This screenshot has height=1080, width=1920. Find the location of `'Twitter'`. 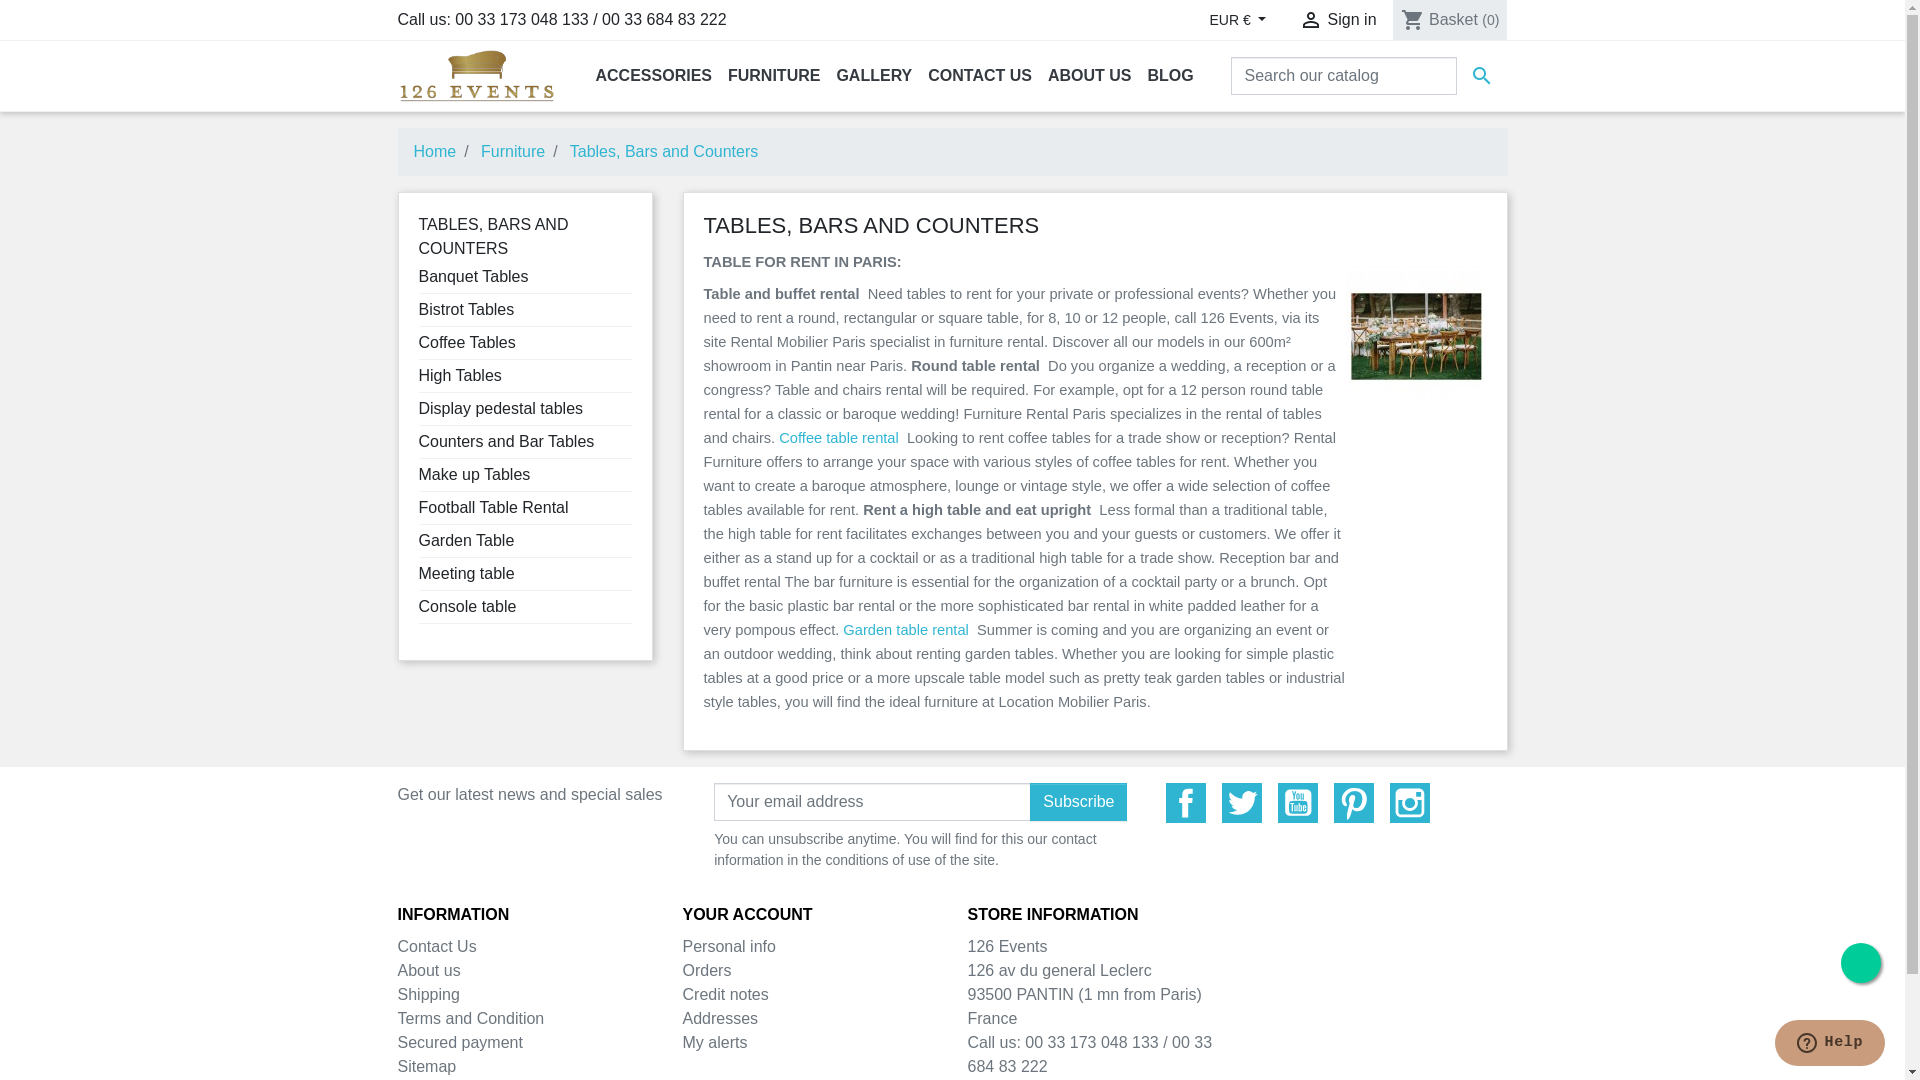

'Twitter' is located at coordinates (1221, 801).